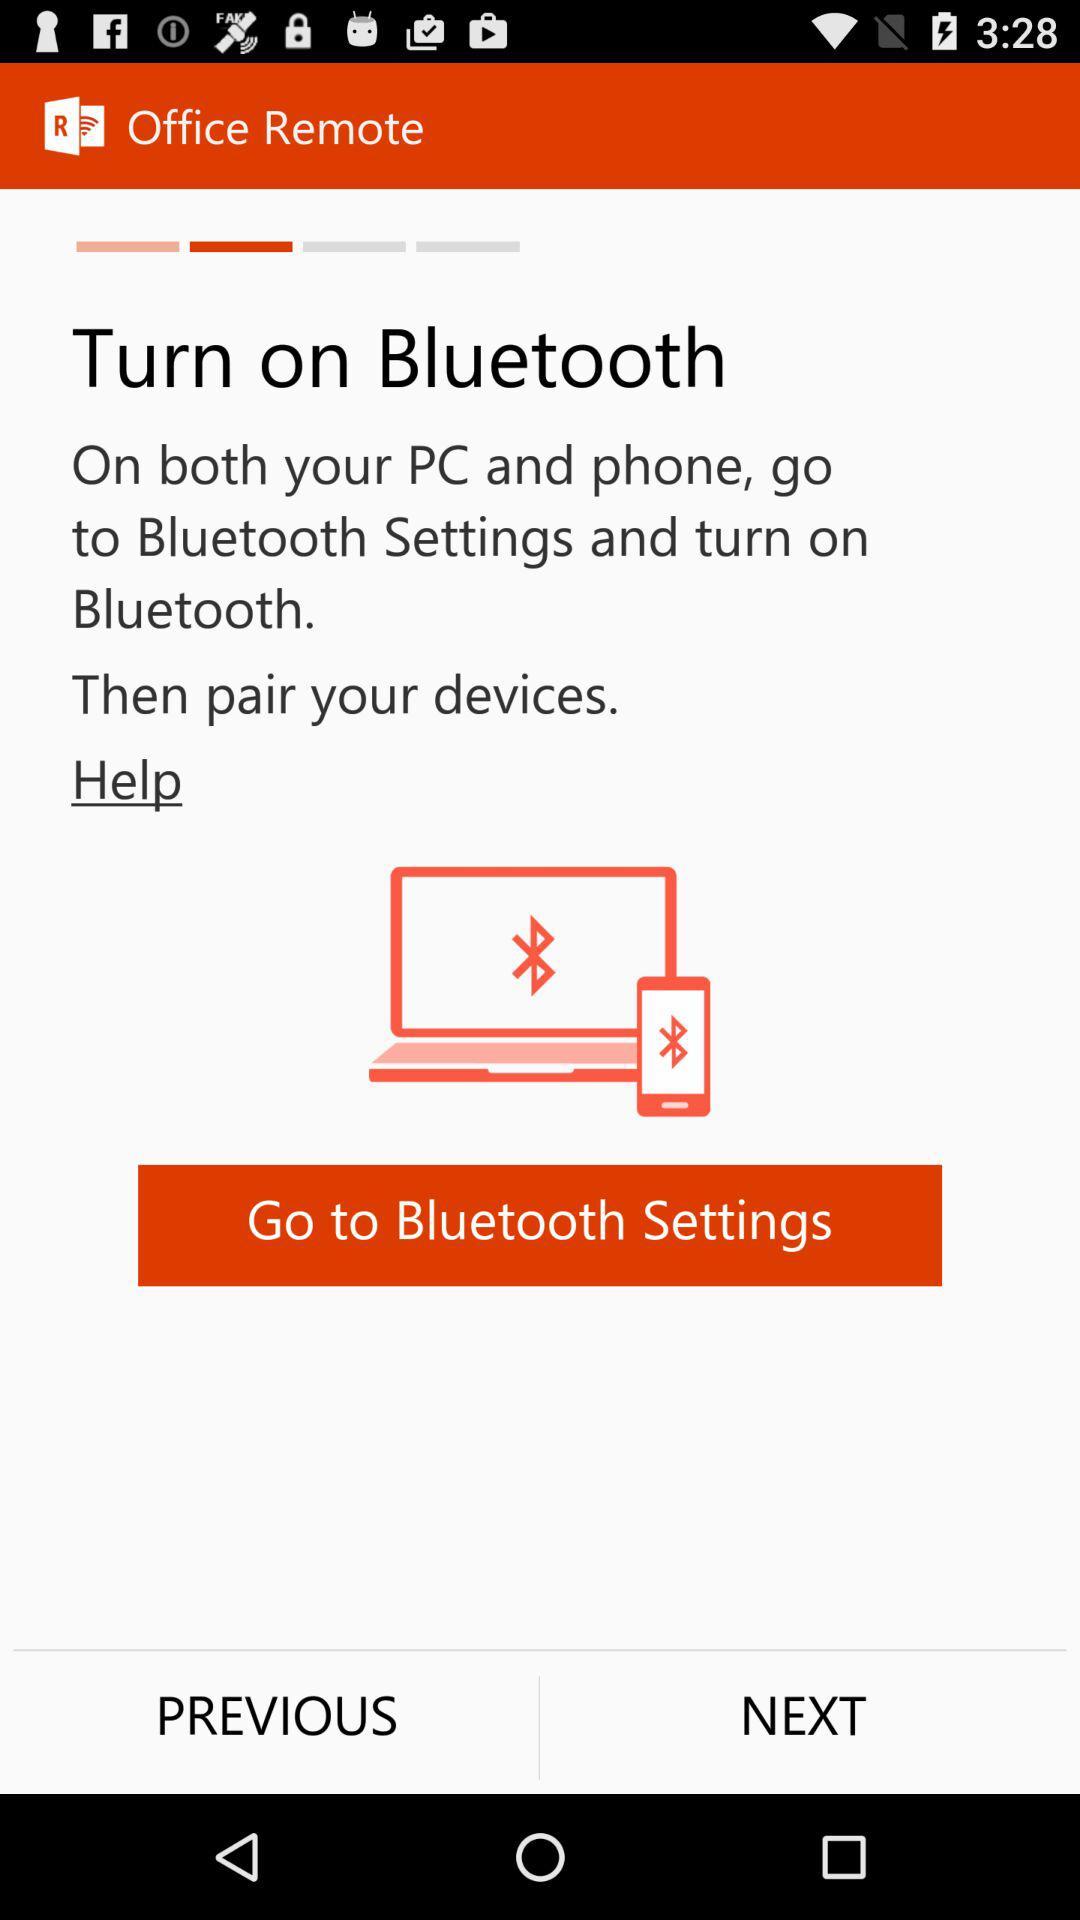 This screenshot has width=1080, height=1920. What do you see at coordinates (276, 1713) in the screenshot?
I see `previous icon` at bounding box center [276, 1713].